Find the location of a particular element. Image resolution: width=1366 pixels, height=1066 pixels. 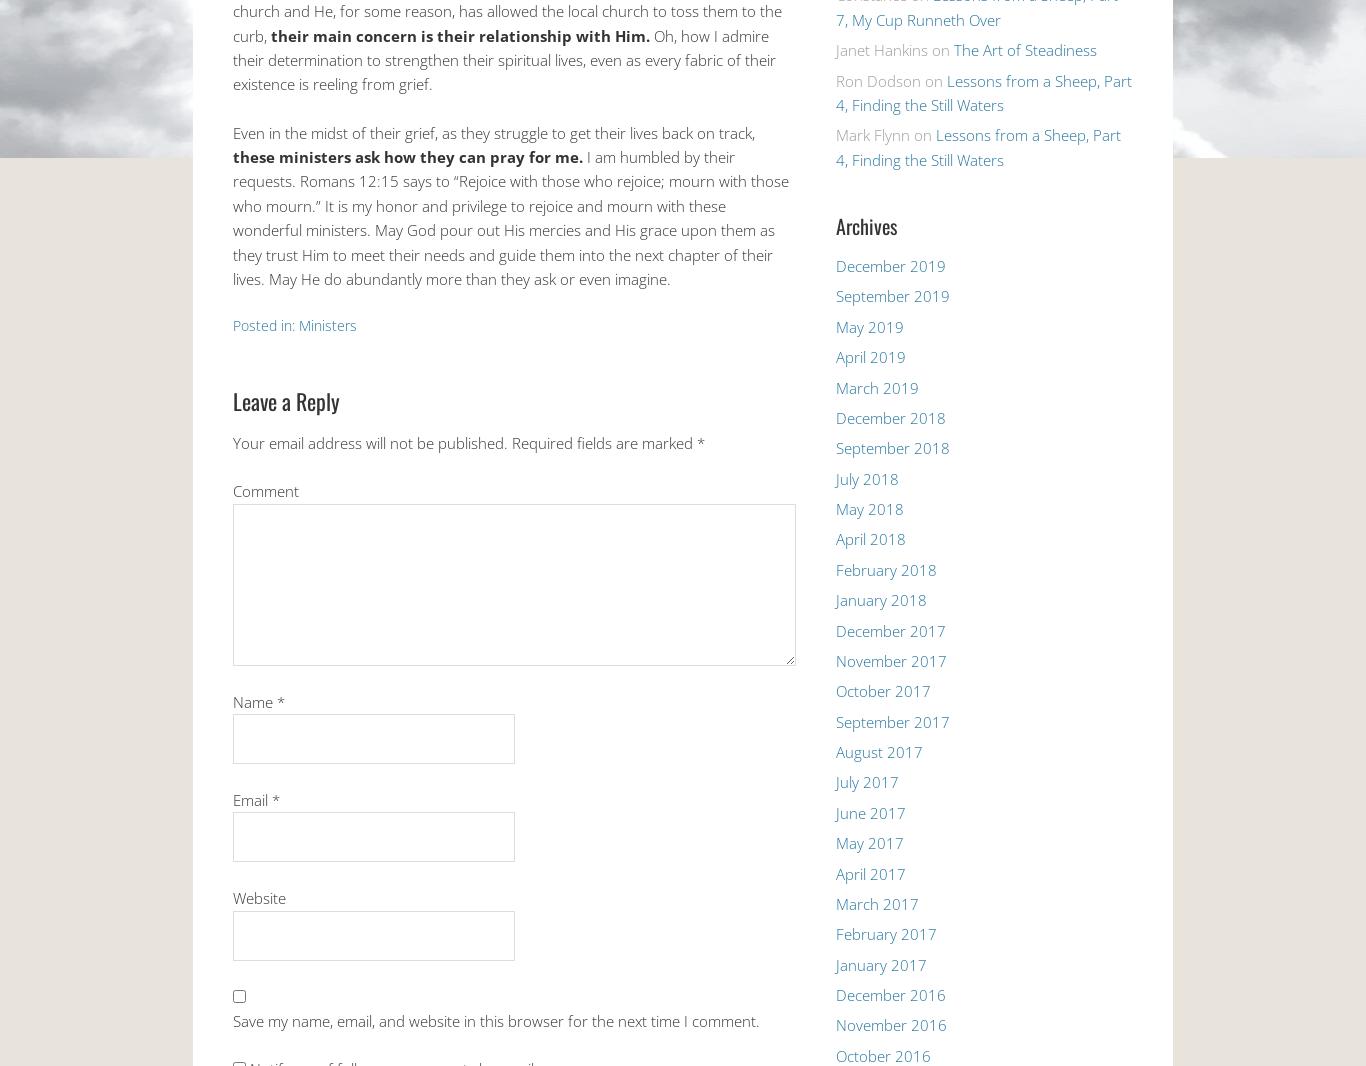

'Your email address will not be published.' is located at coordinates (233, 441).